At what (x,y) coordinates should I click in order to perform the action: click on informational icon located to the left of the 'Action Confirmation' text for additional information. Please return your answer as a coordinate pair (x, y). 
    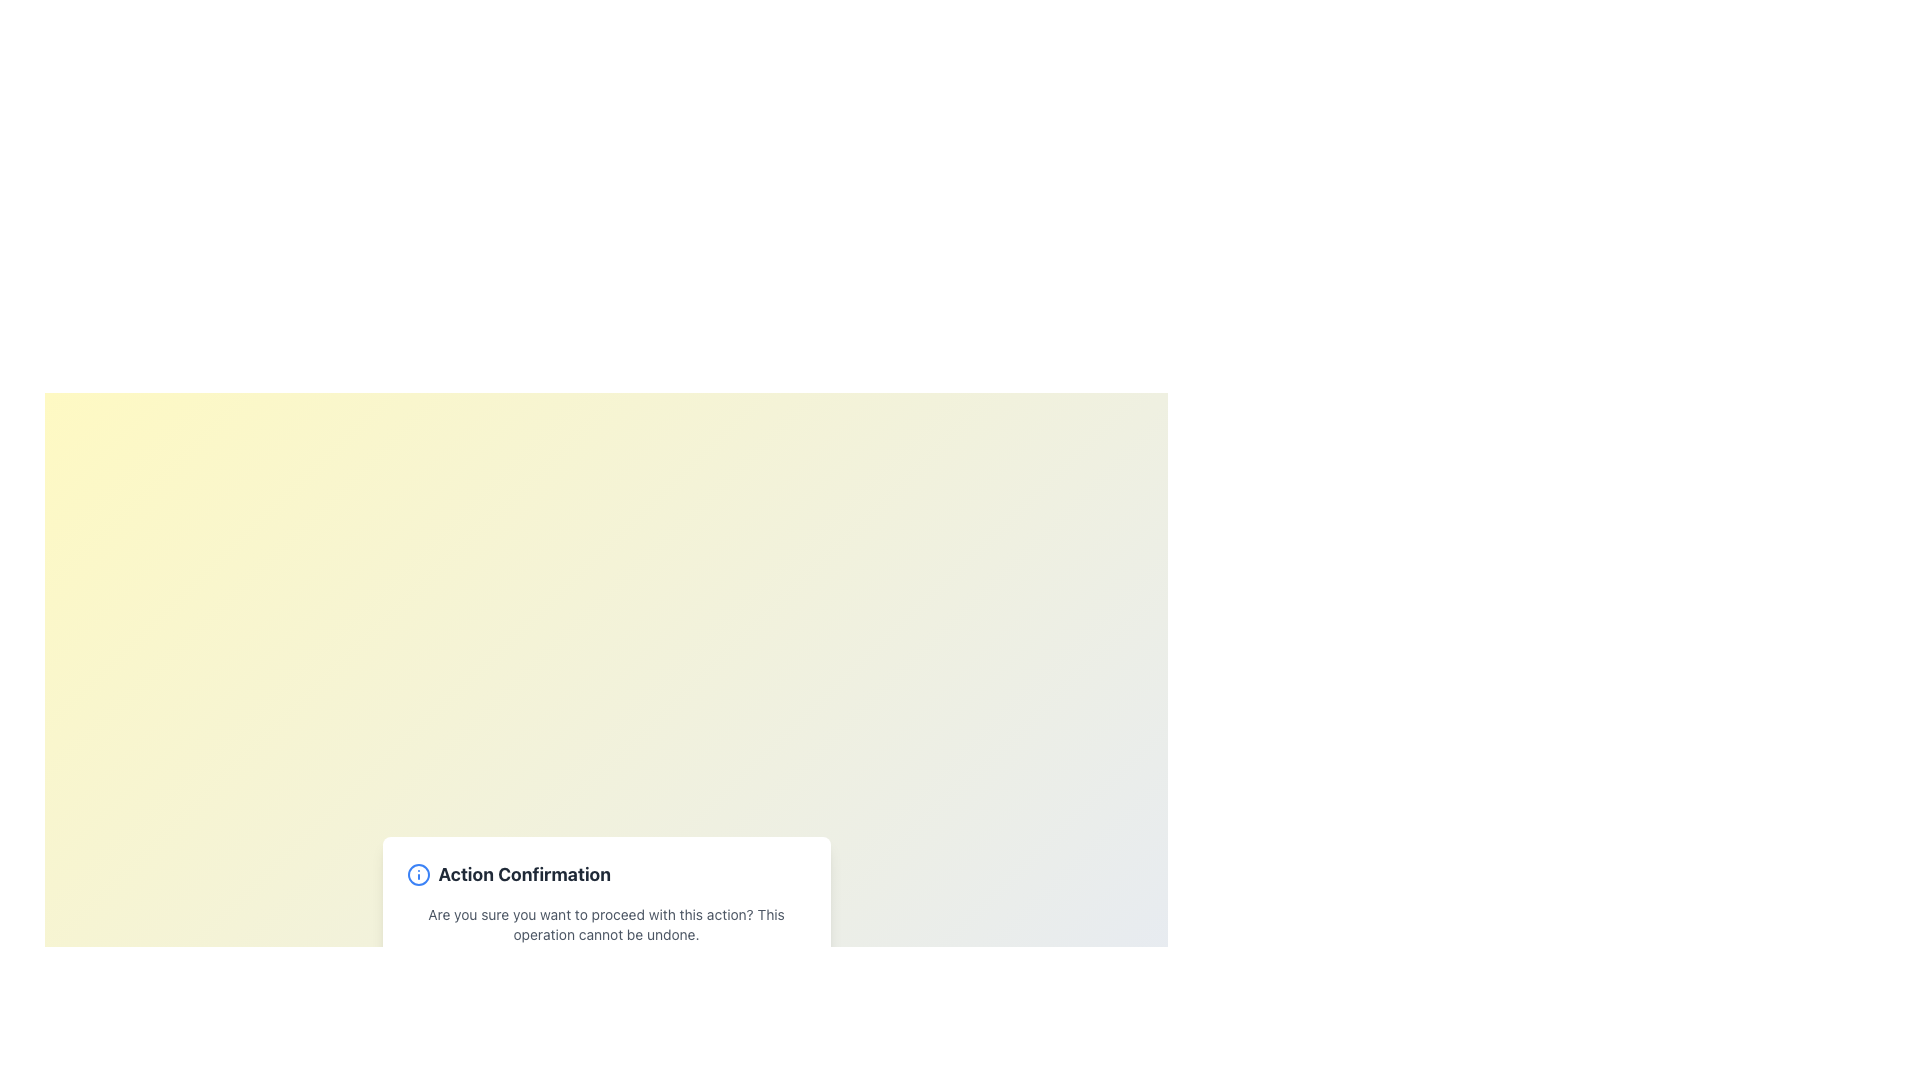
    Looking at the image, I should click on (417, 874).